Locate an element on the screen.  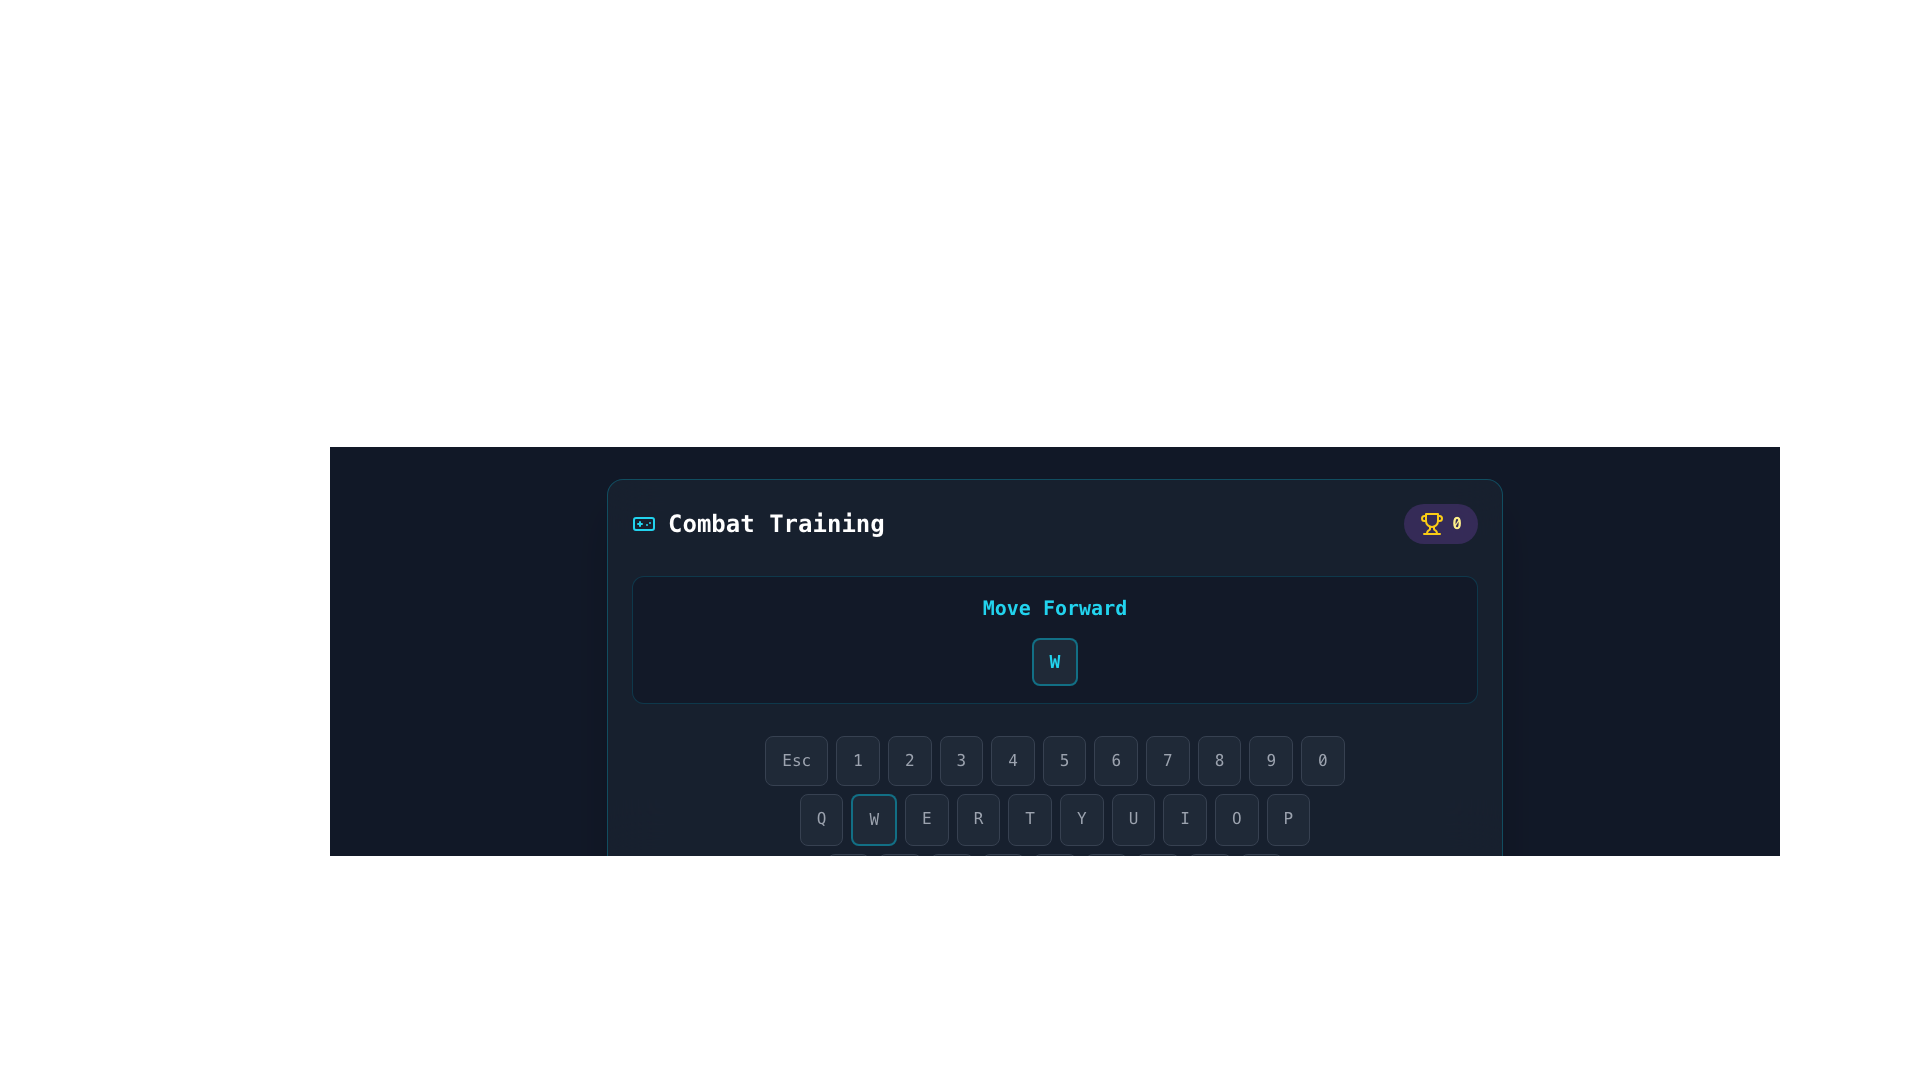
the button labeled 'T', which is the fifth button in a row of key-like buttons is located at coordinates (1030, 820).